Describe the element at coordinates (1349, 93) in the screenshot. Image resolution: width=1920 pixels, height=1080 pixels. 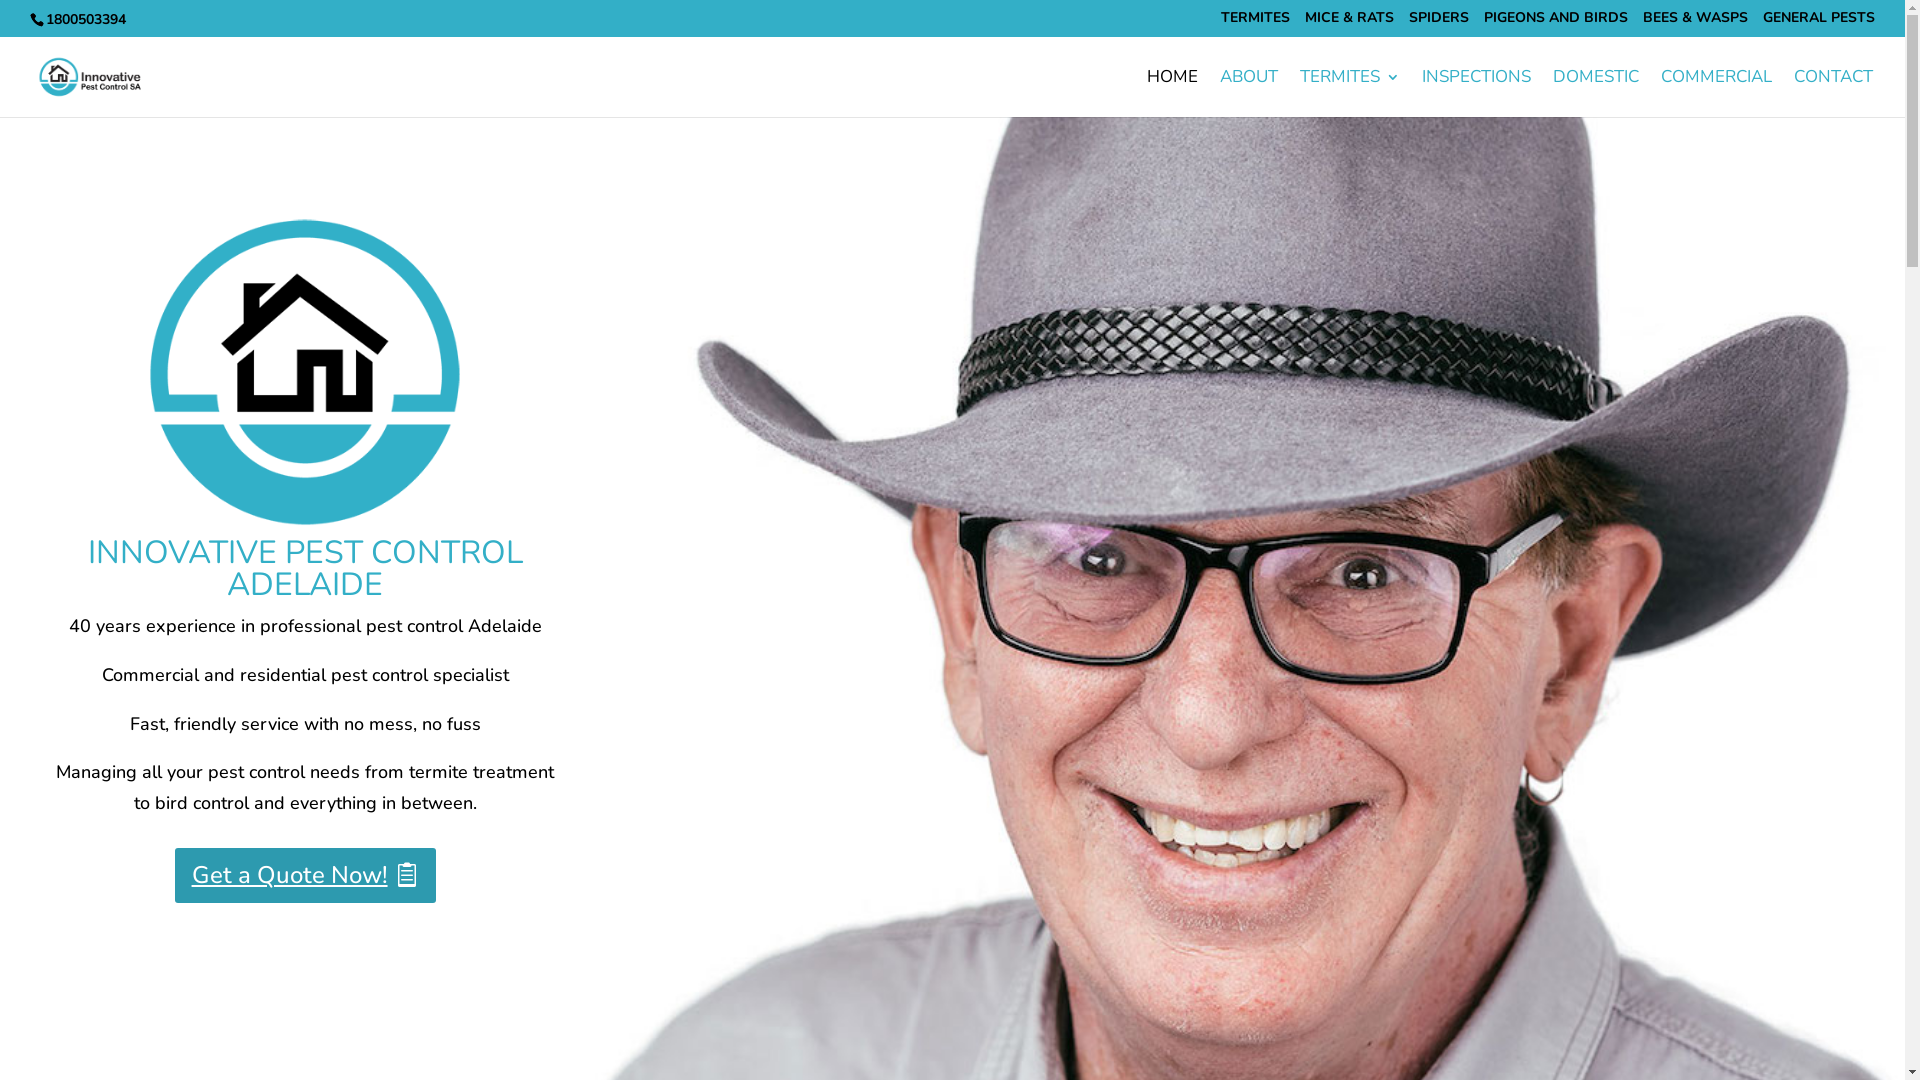
I see `'TERMITES'` at that location.